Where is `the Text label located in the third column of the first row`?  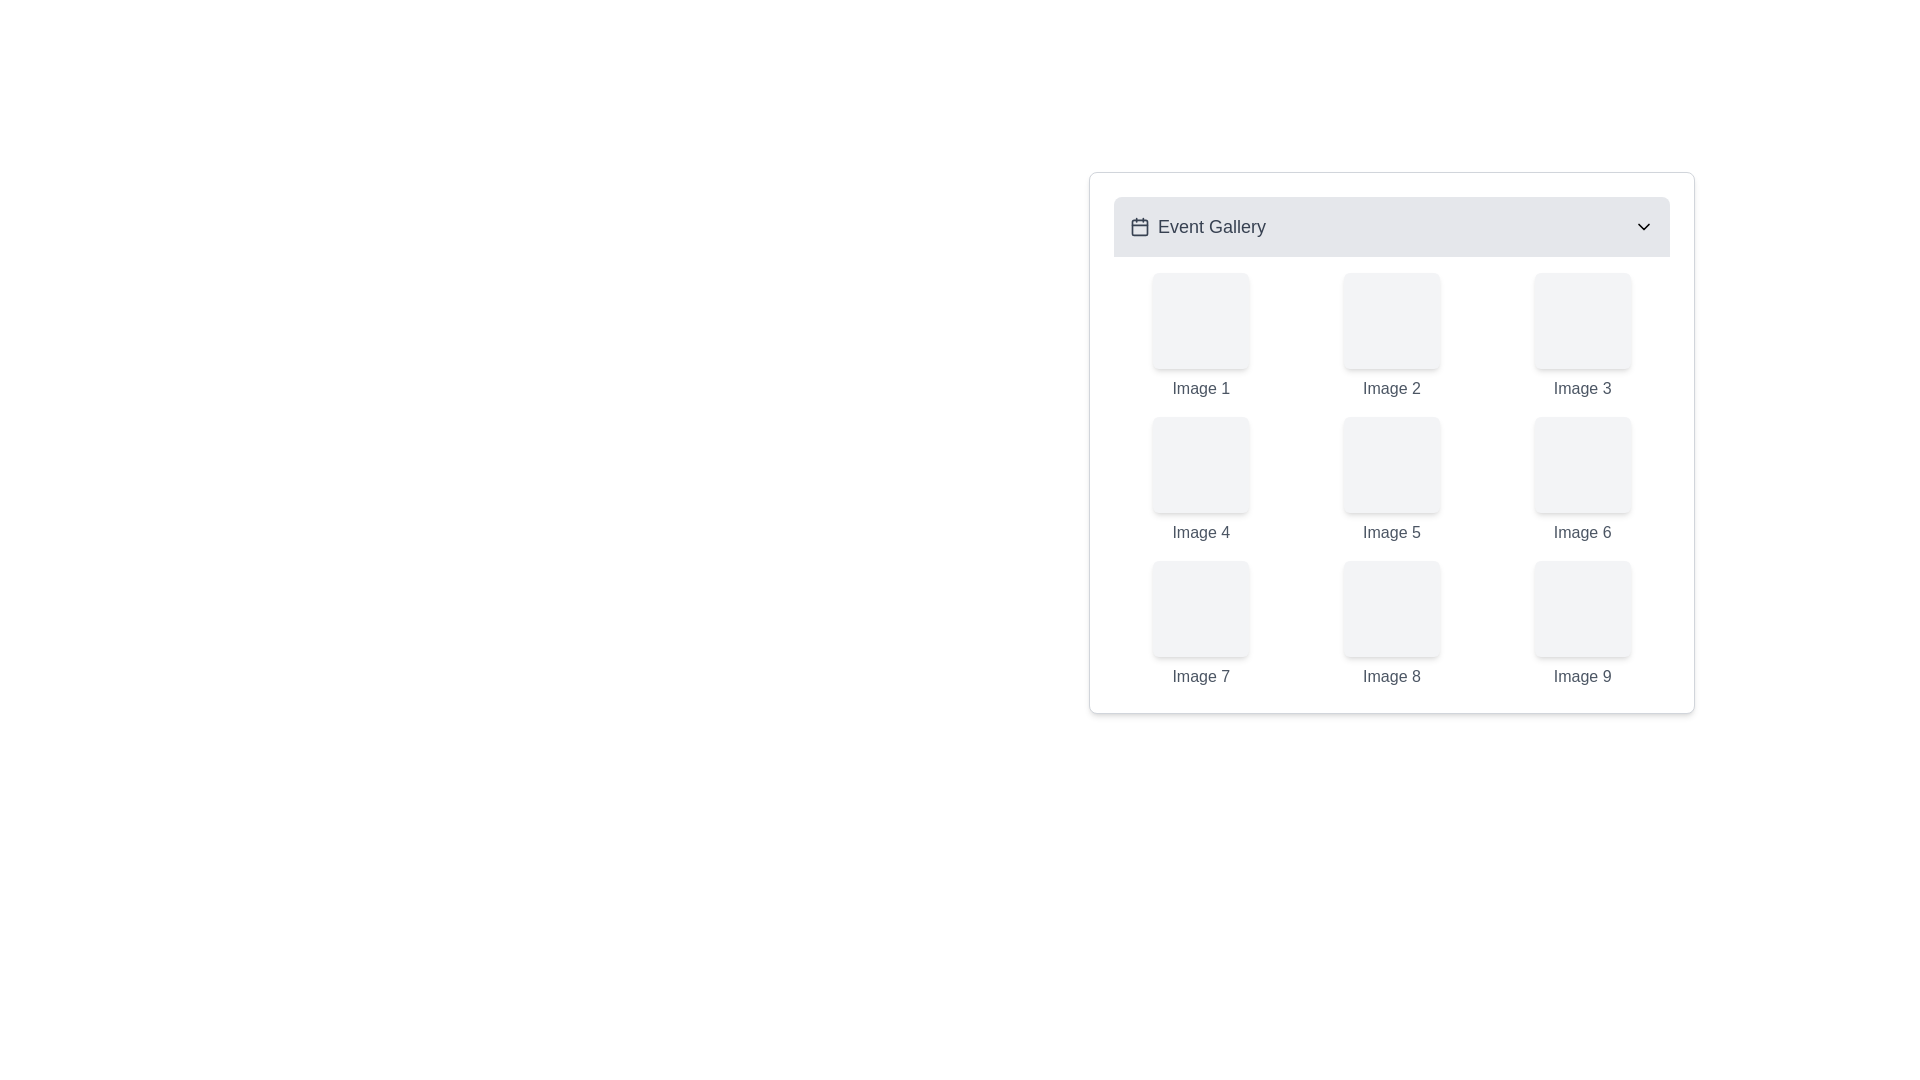
the Text label located in the third column of the first row is located at coordinates (1581, 389).